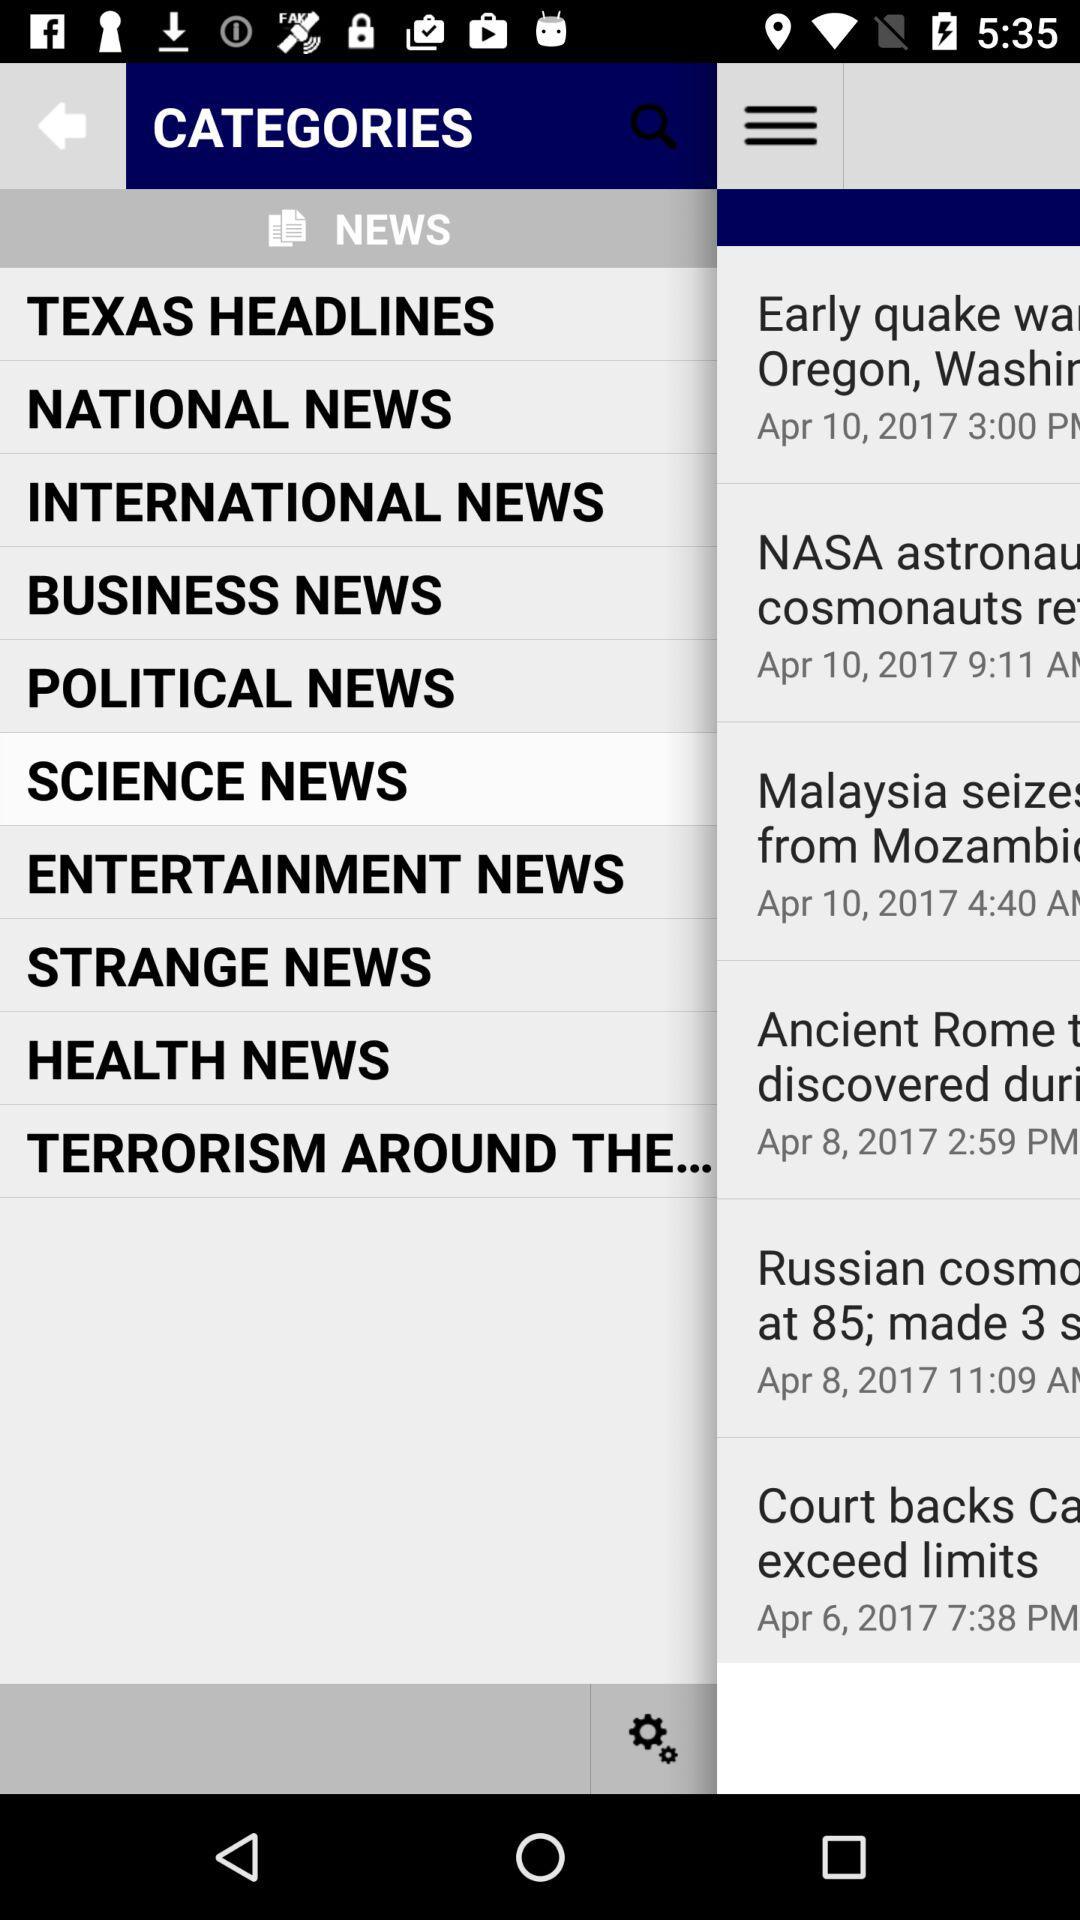 This screenshot has width=1080, height=1920. What do you see at coordinates (654, 124) in the screenshot?
I see `the search icon` at bounding box center [654, 124].